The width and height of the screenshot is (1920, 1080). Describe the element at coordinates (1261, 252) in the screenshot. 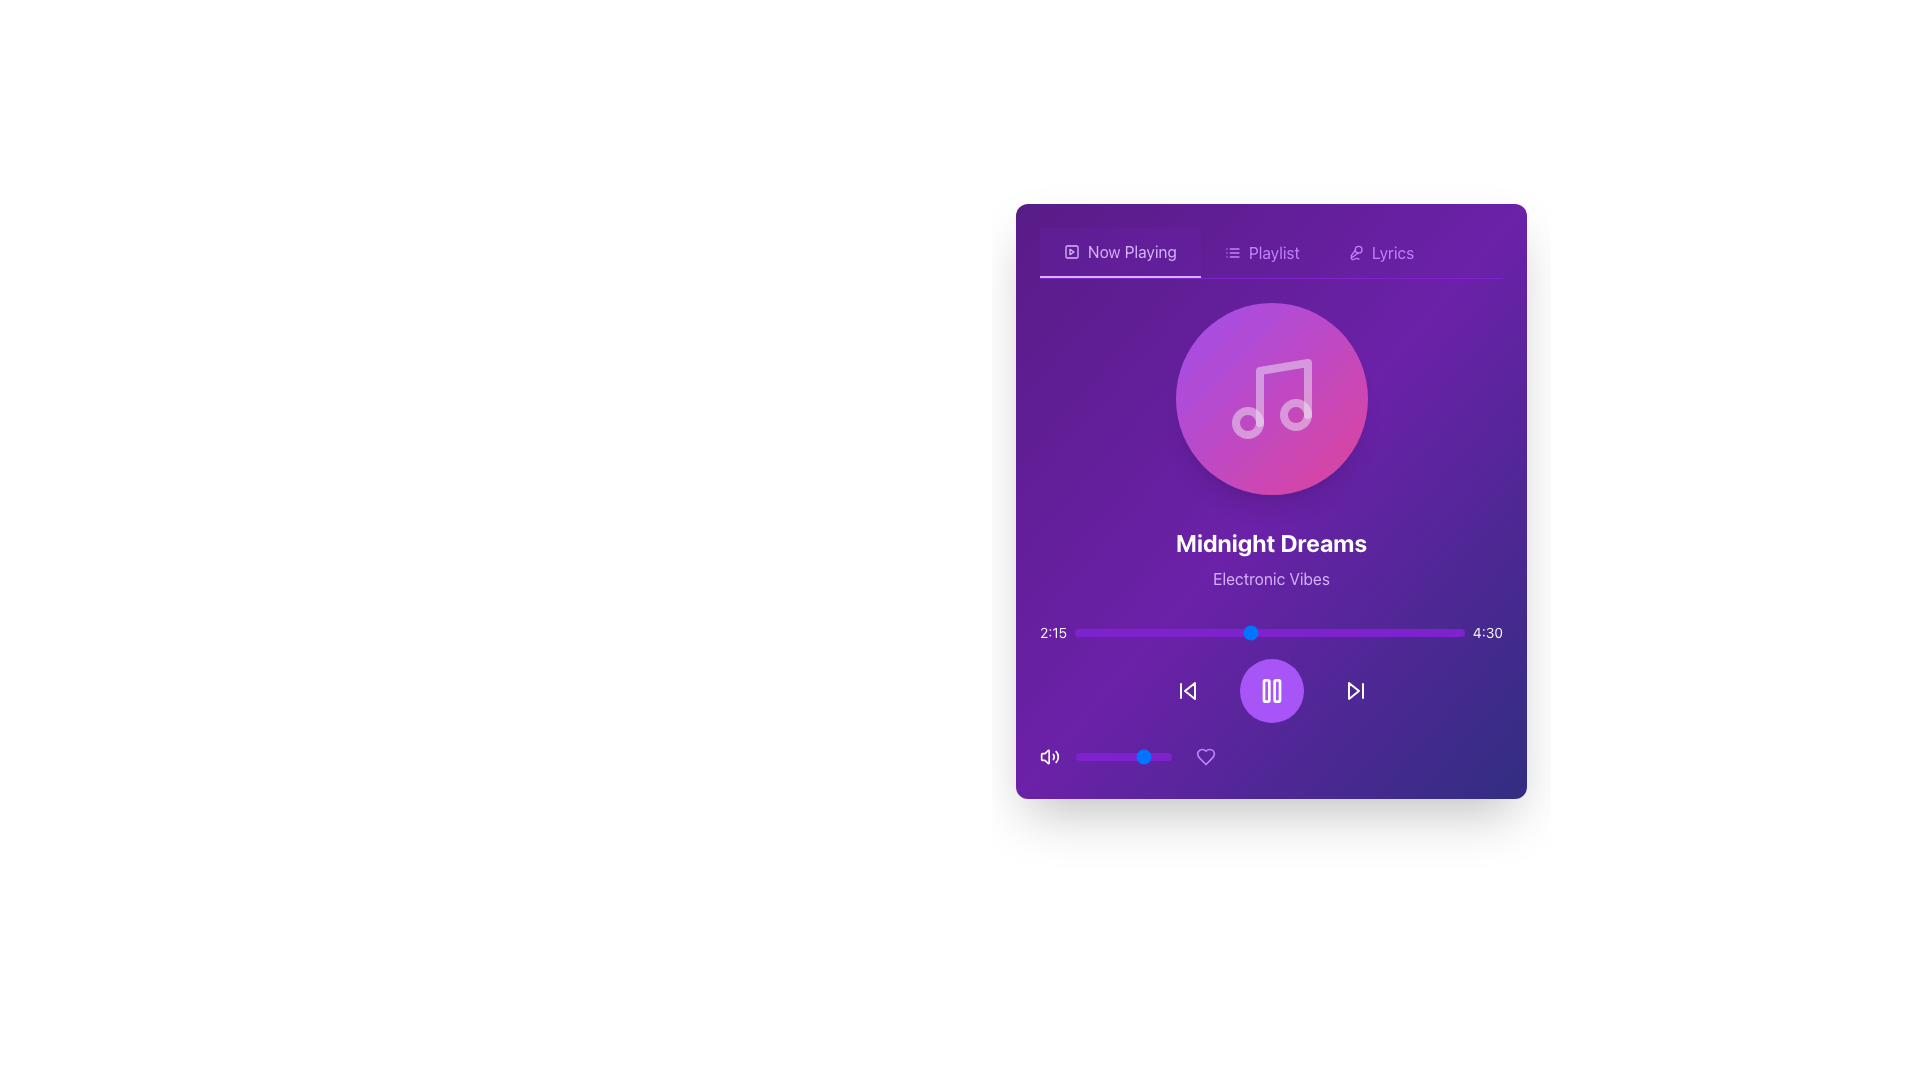

I see `the navigation tab located in the upper section of the interface, which is the second item in a horizontal group of tabs` at that location.